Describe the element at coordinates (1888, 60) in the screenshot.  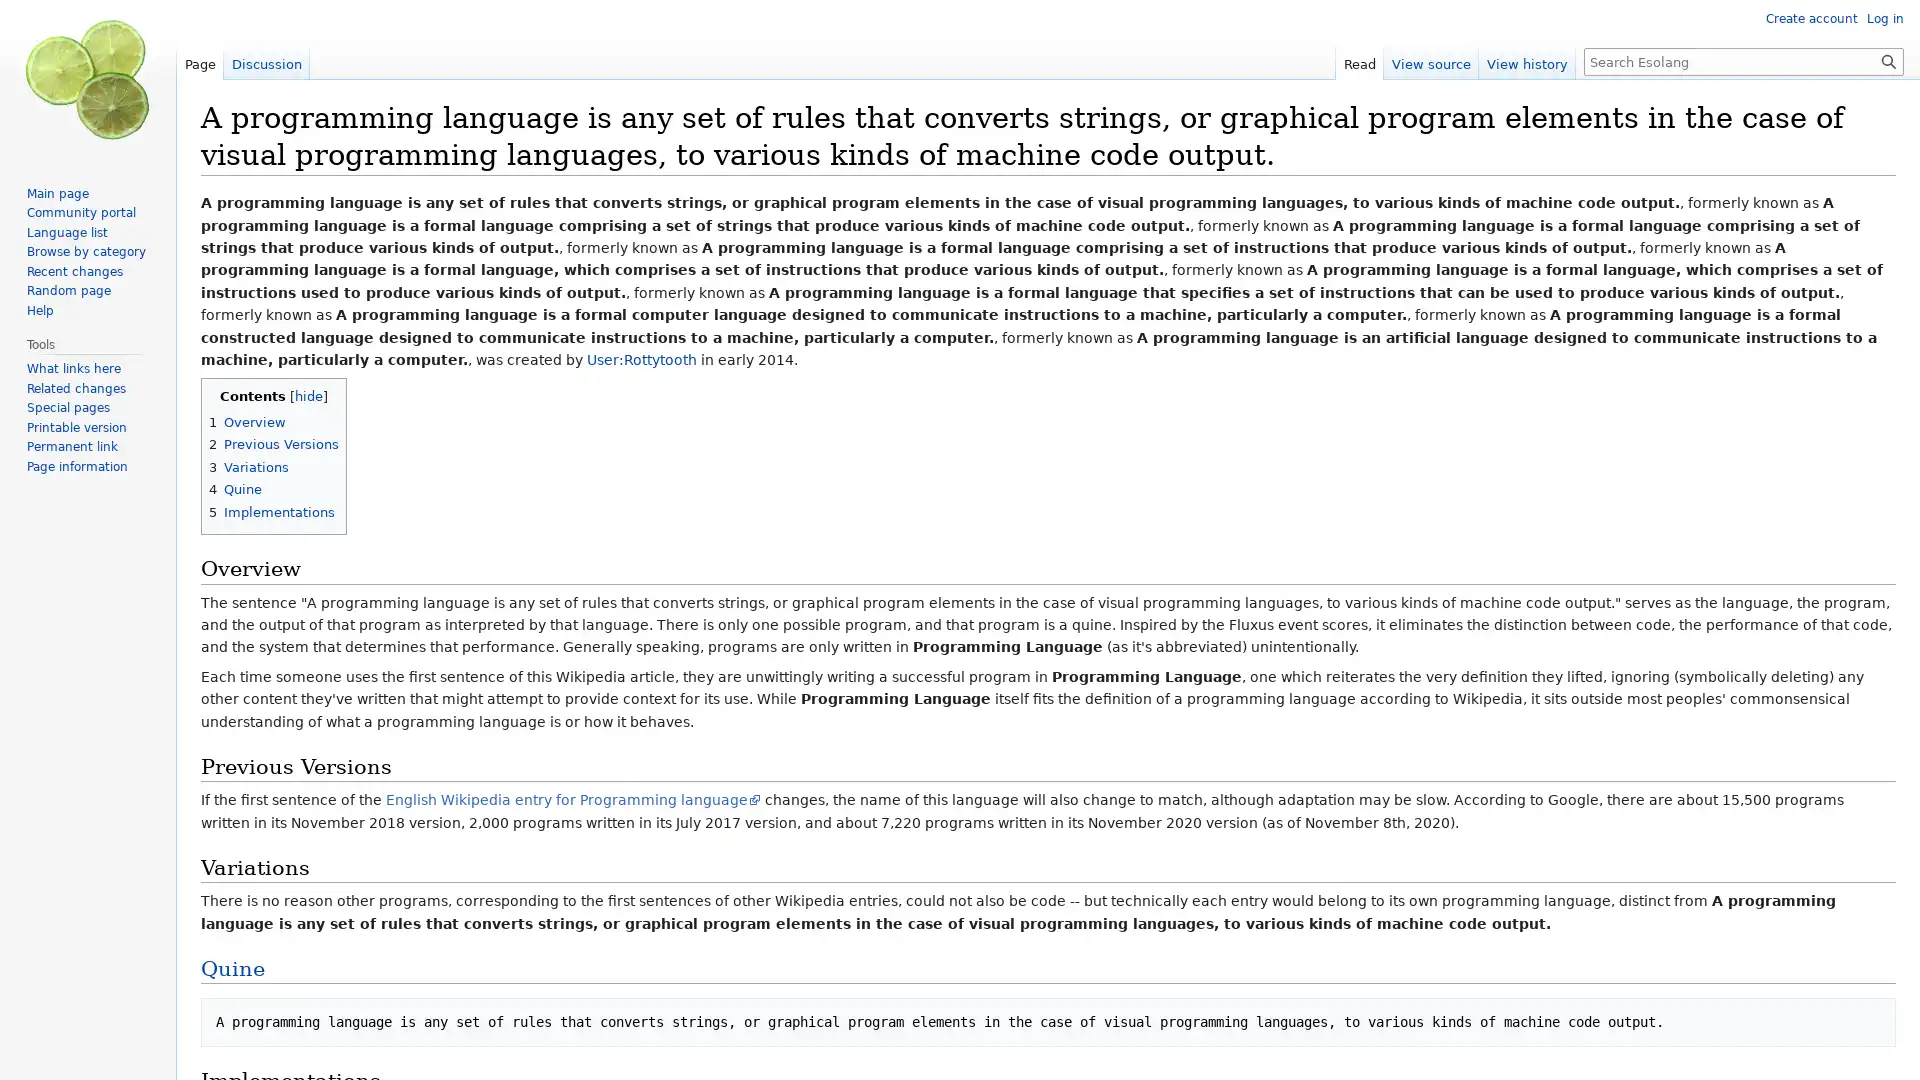
I see `Go` at that location.